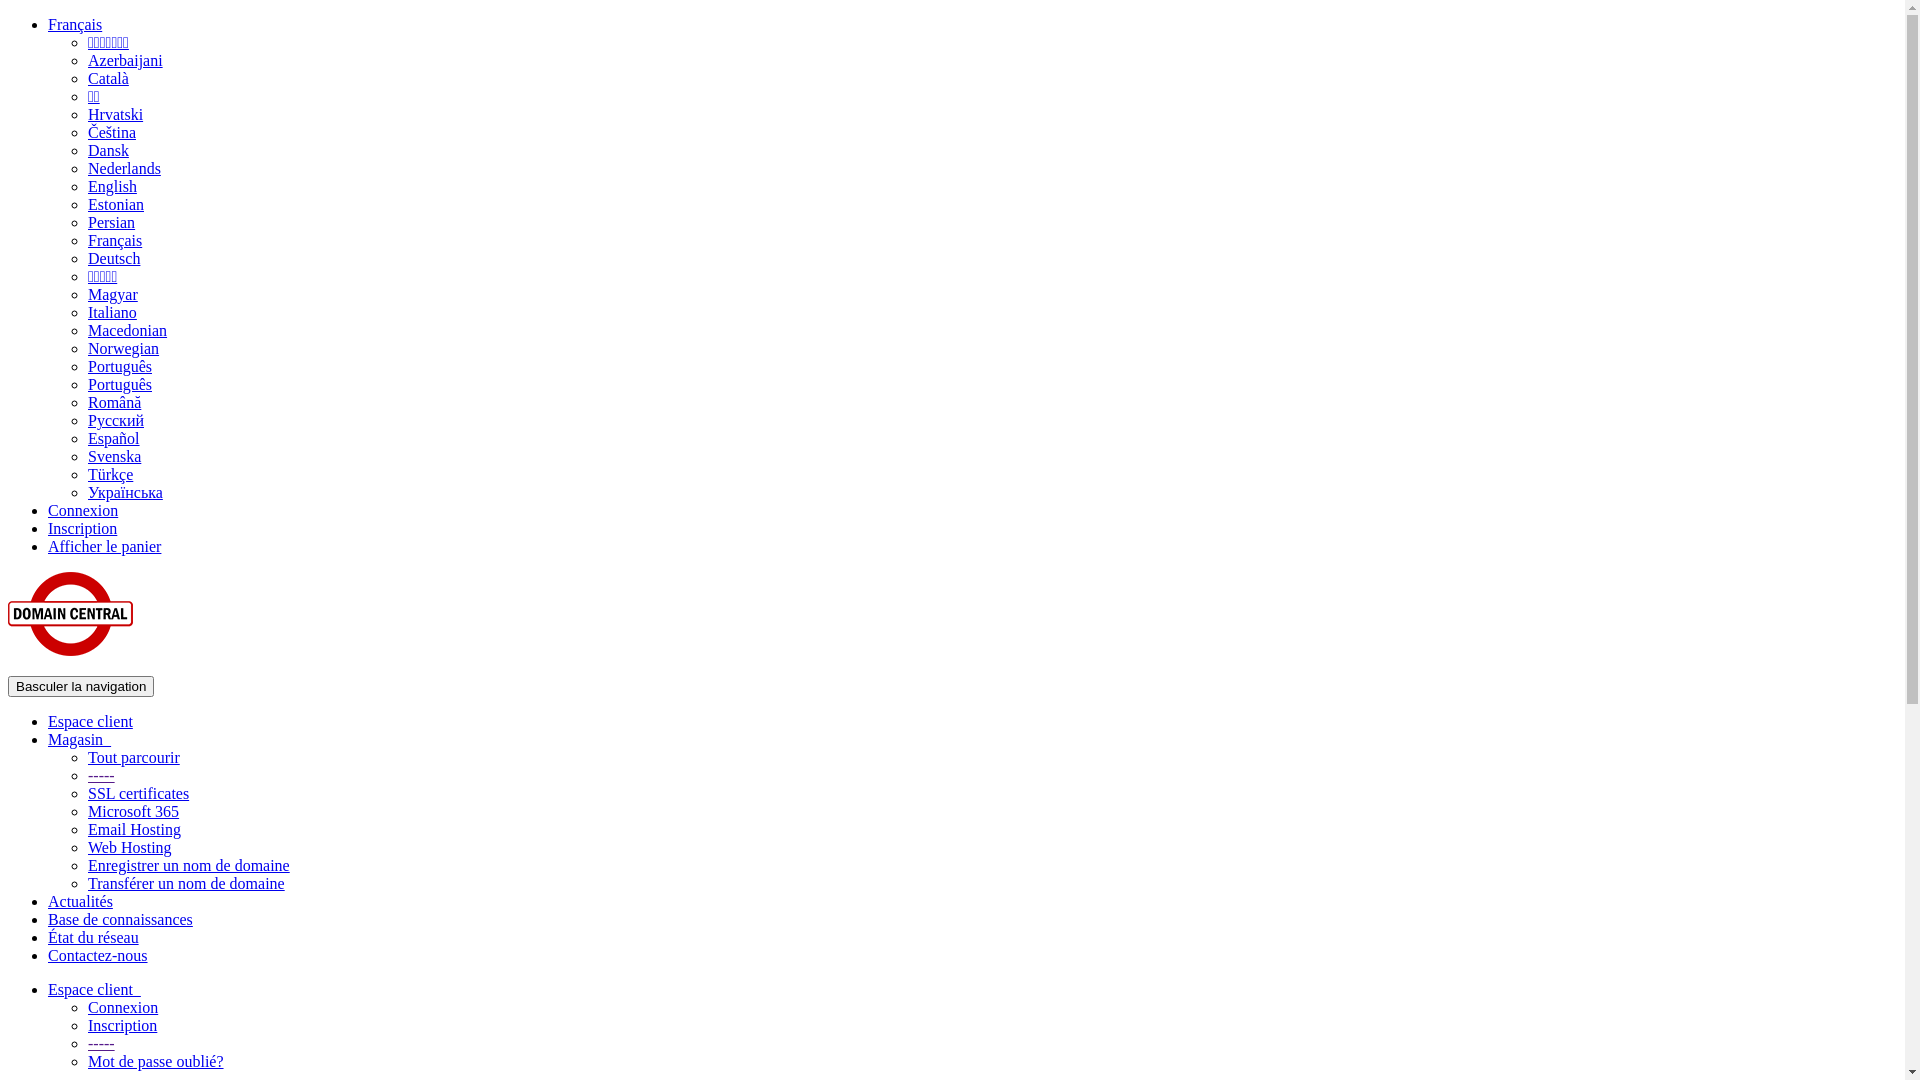  What do you see at coordinates (124, 59) in the screenshot?
I see `'Azerbaijani'` at bounding box center [124, 59].